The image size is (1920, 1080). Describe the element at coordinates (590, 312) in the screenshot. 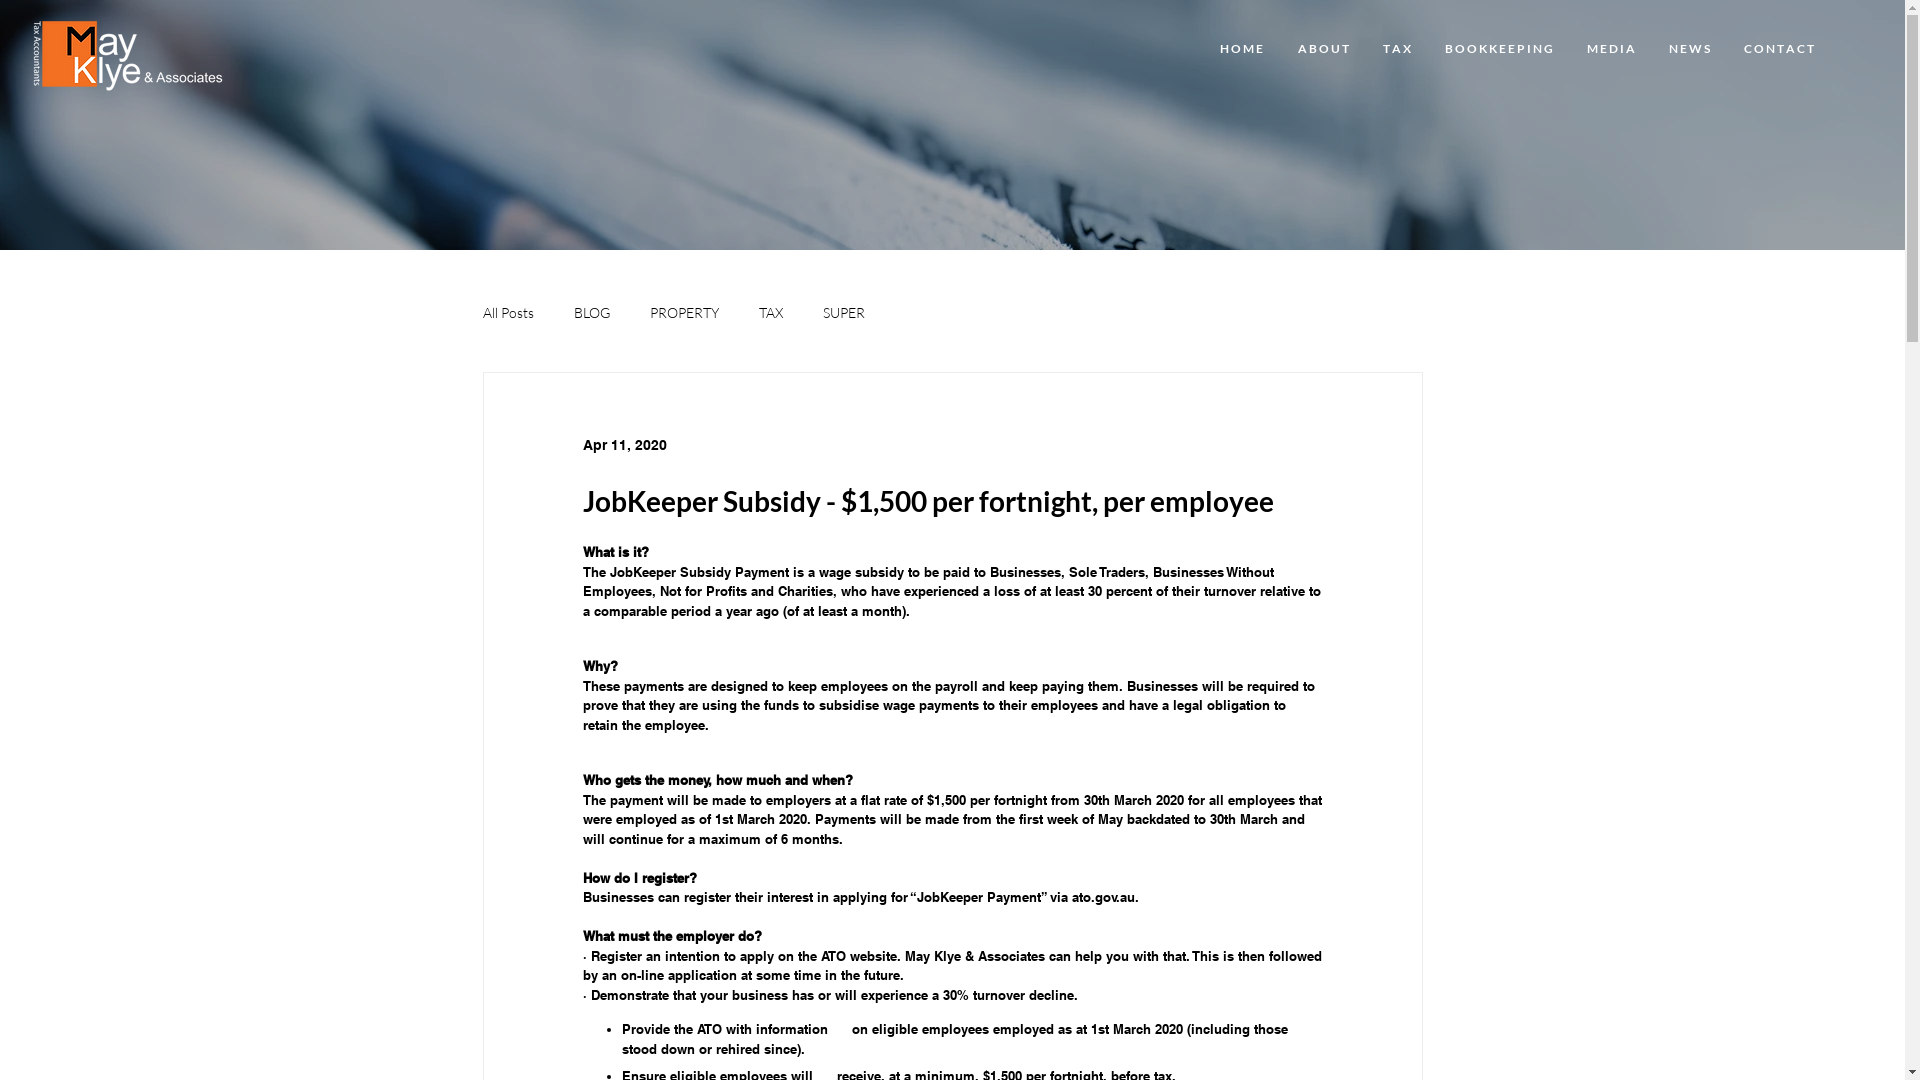

I see `'BLOG'` at that location.